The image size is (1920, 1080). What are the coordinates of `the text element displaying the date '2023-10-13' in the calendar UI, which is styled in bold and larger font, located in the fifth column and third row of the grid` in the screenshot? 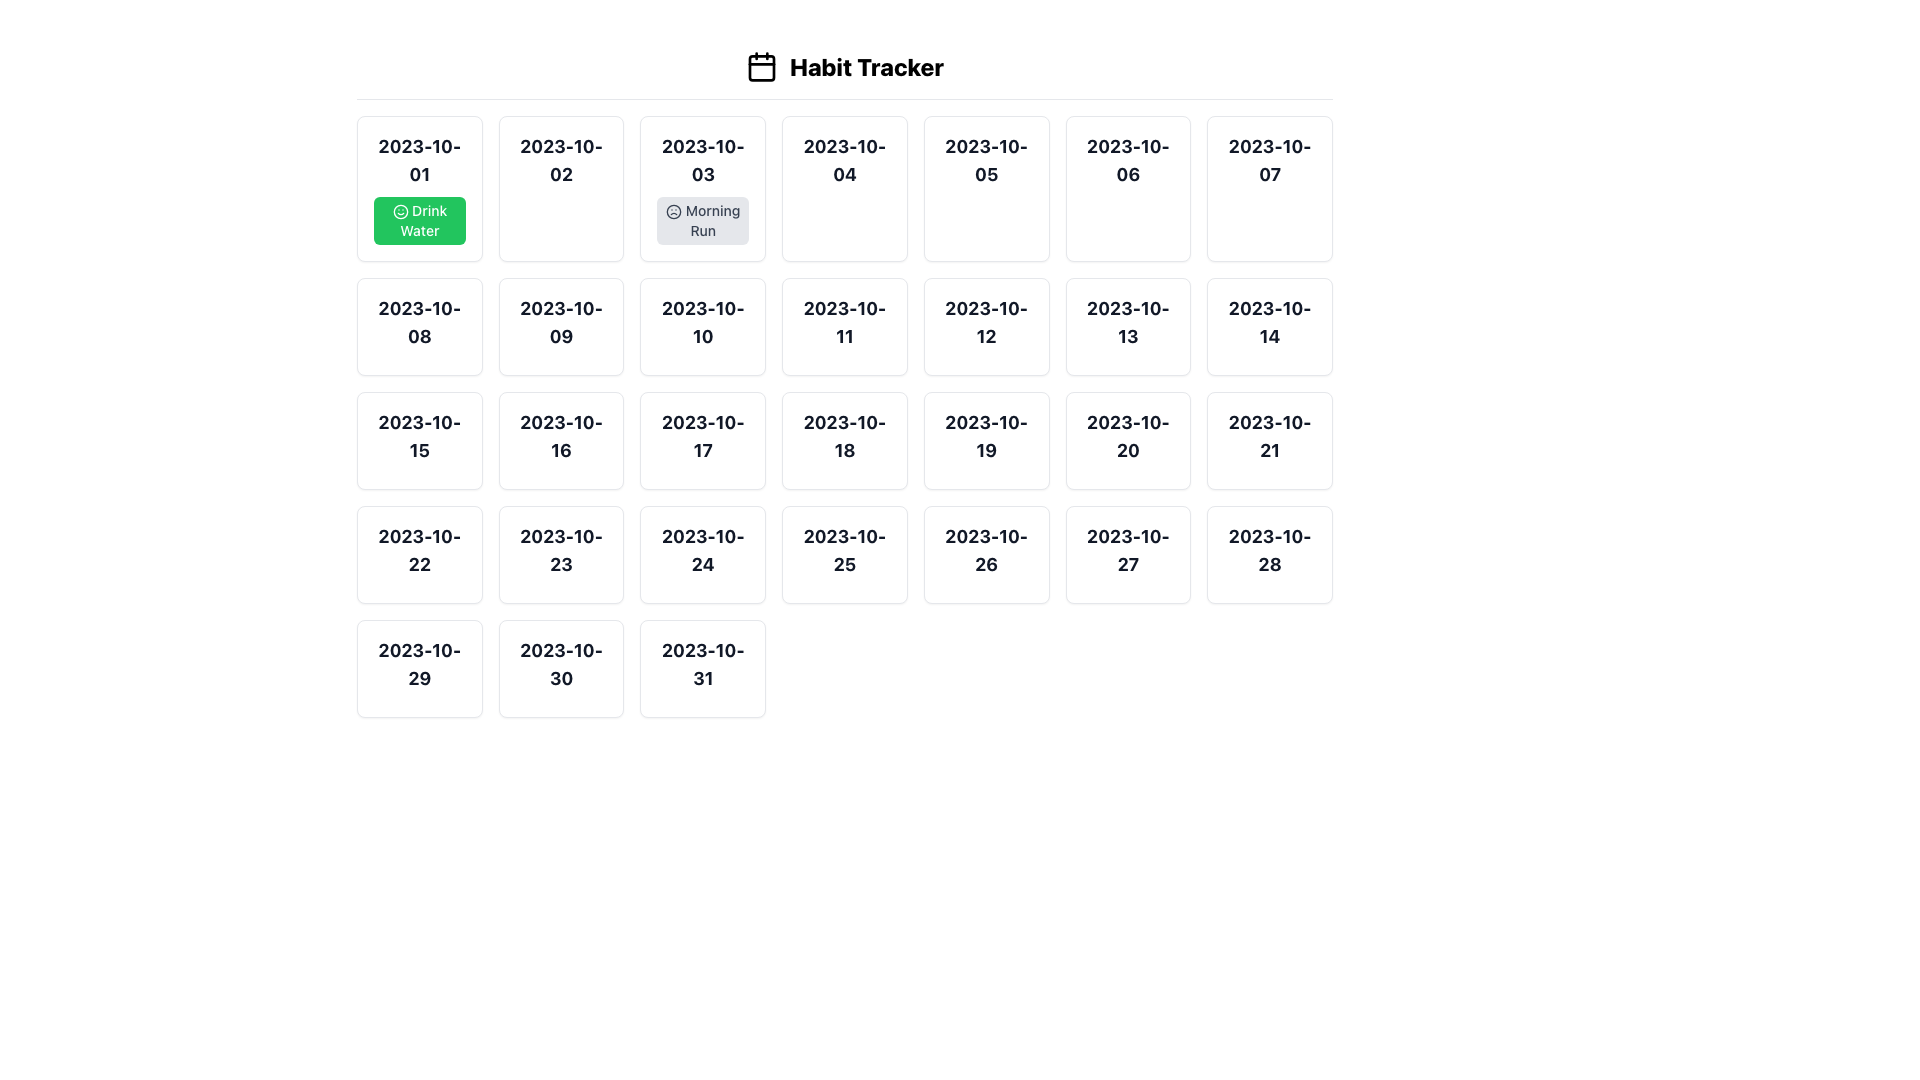 It's located at (1128, 322).